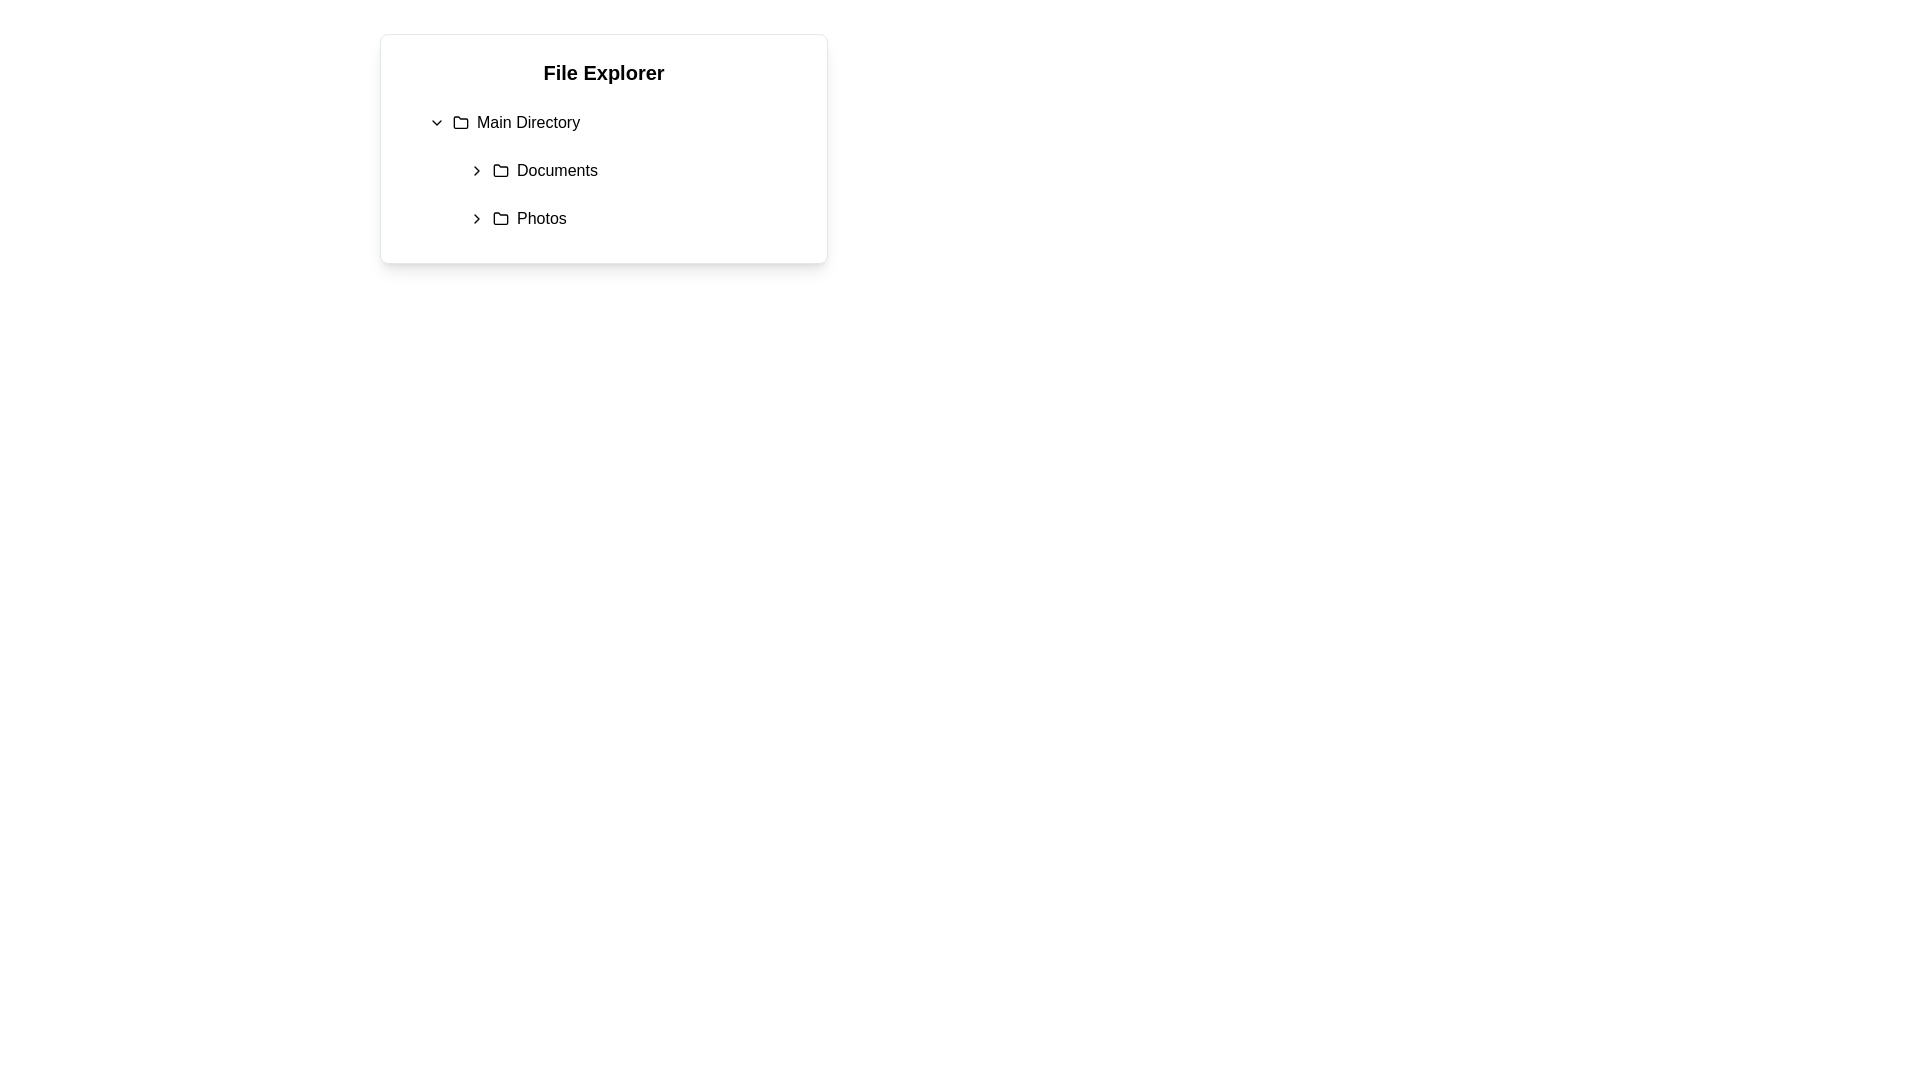 The image size is (1920, 1080). Describe the element at coordinates (557, 169) in the screenshot. I see `the 'Documents' text label` at that location.